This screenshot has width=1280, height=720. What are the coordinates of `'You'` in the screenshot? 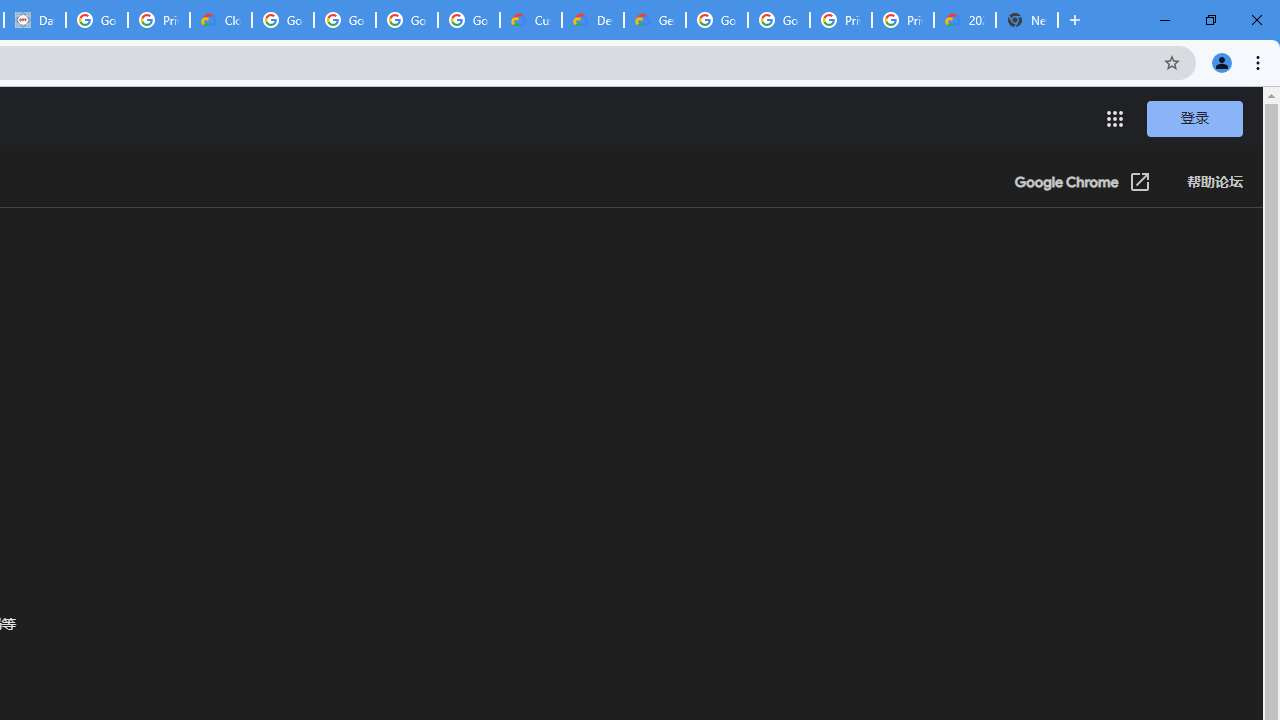 It's located at (1220, 61).